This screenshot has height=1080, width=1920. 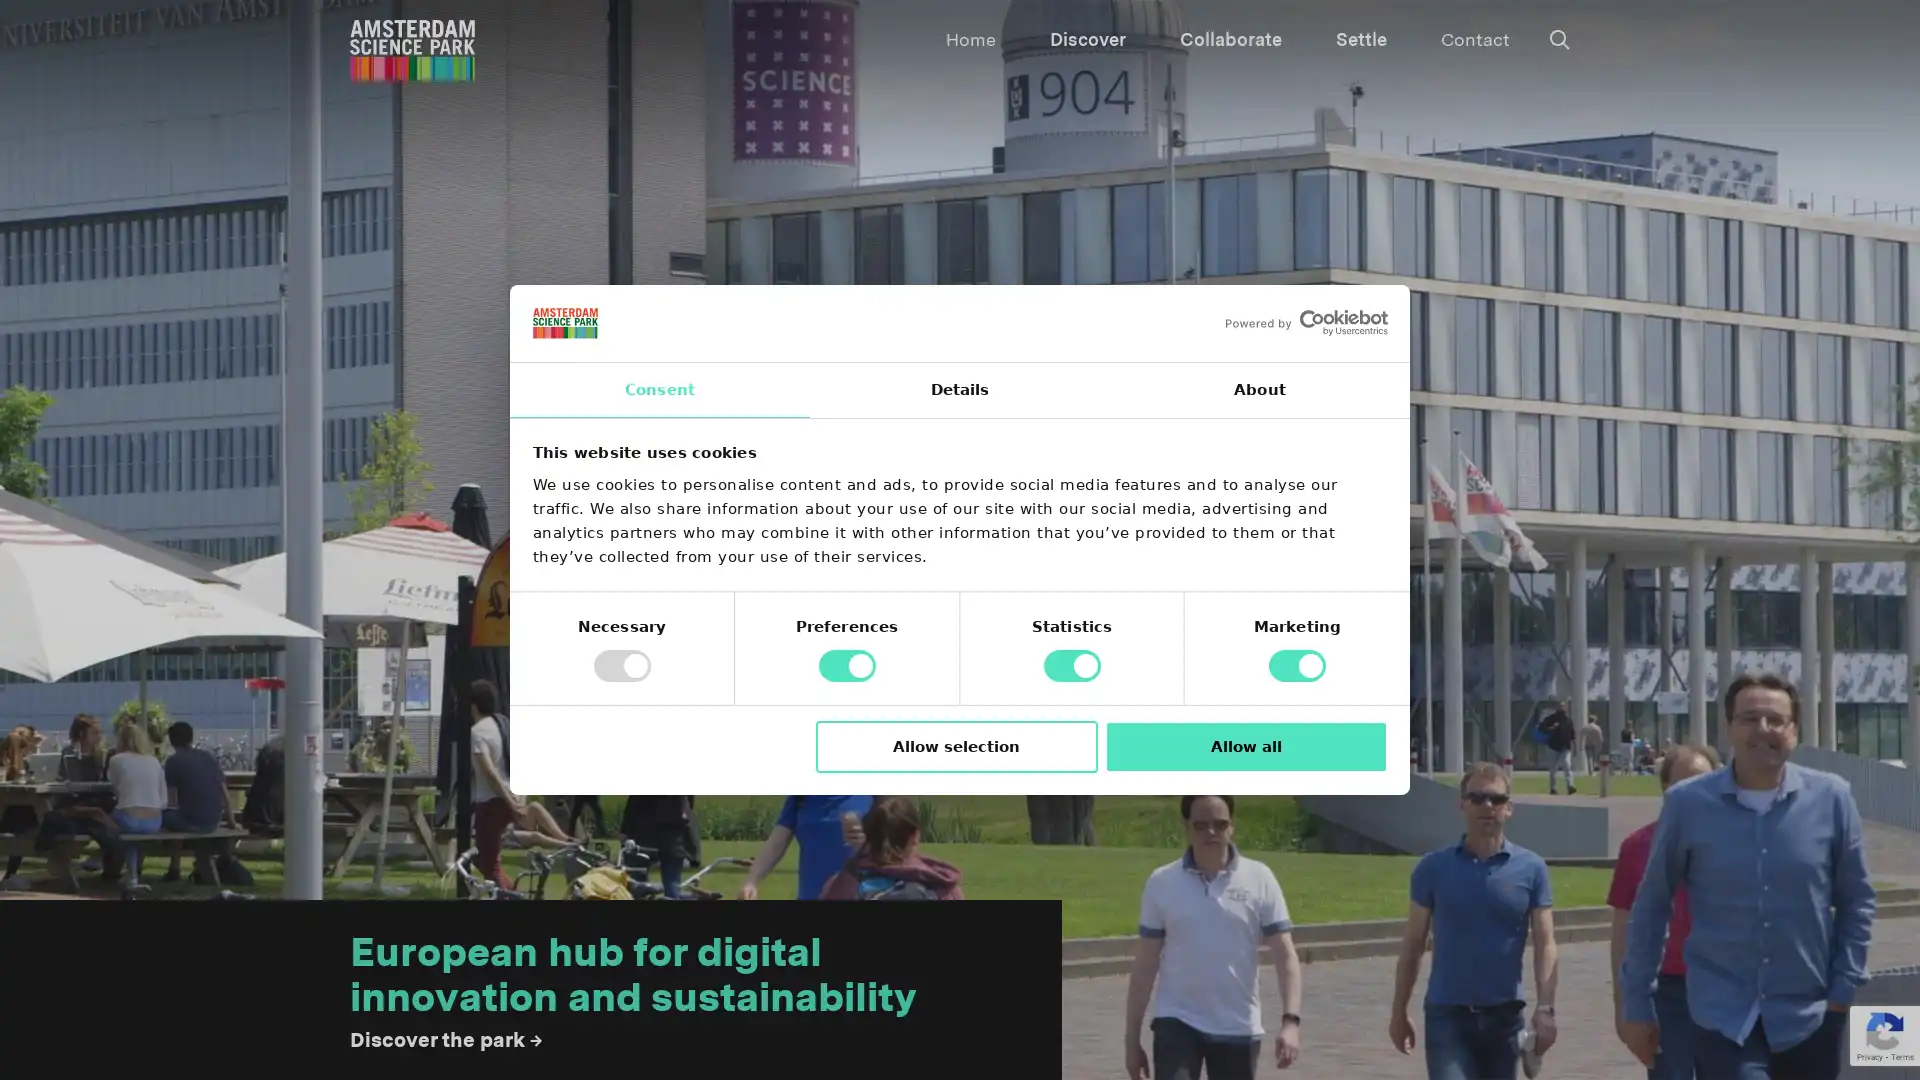 I want to click on Allow all, so click(x=1245, y=747).